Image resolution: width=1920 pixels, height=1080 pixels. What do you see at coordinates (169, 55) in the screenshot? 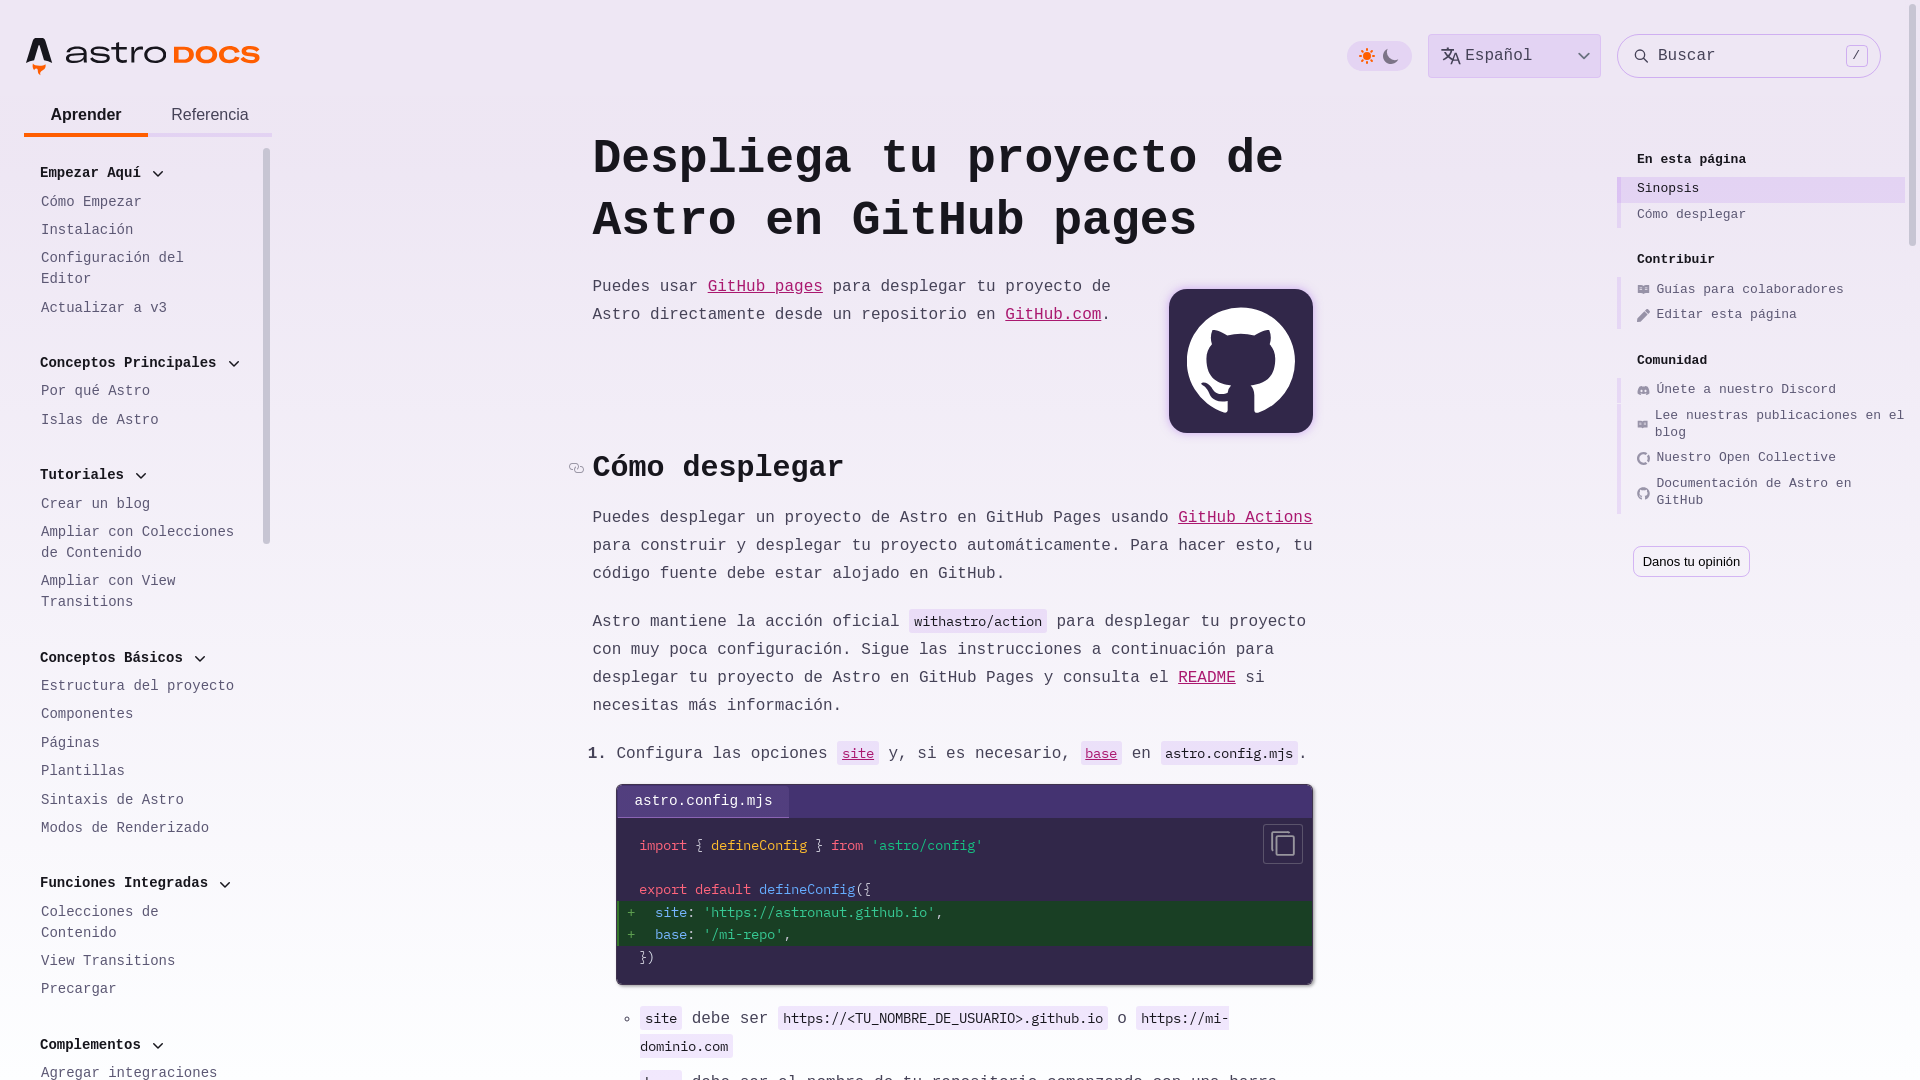
I see `'Docs'` at bounding box center [169, 55].